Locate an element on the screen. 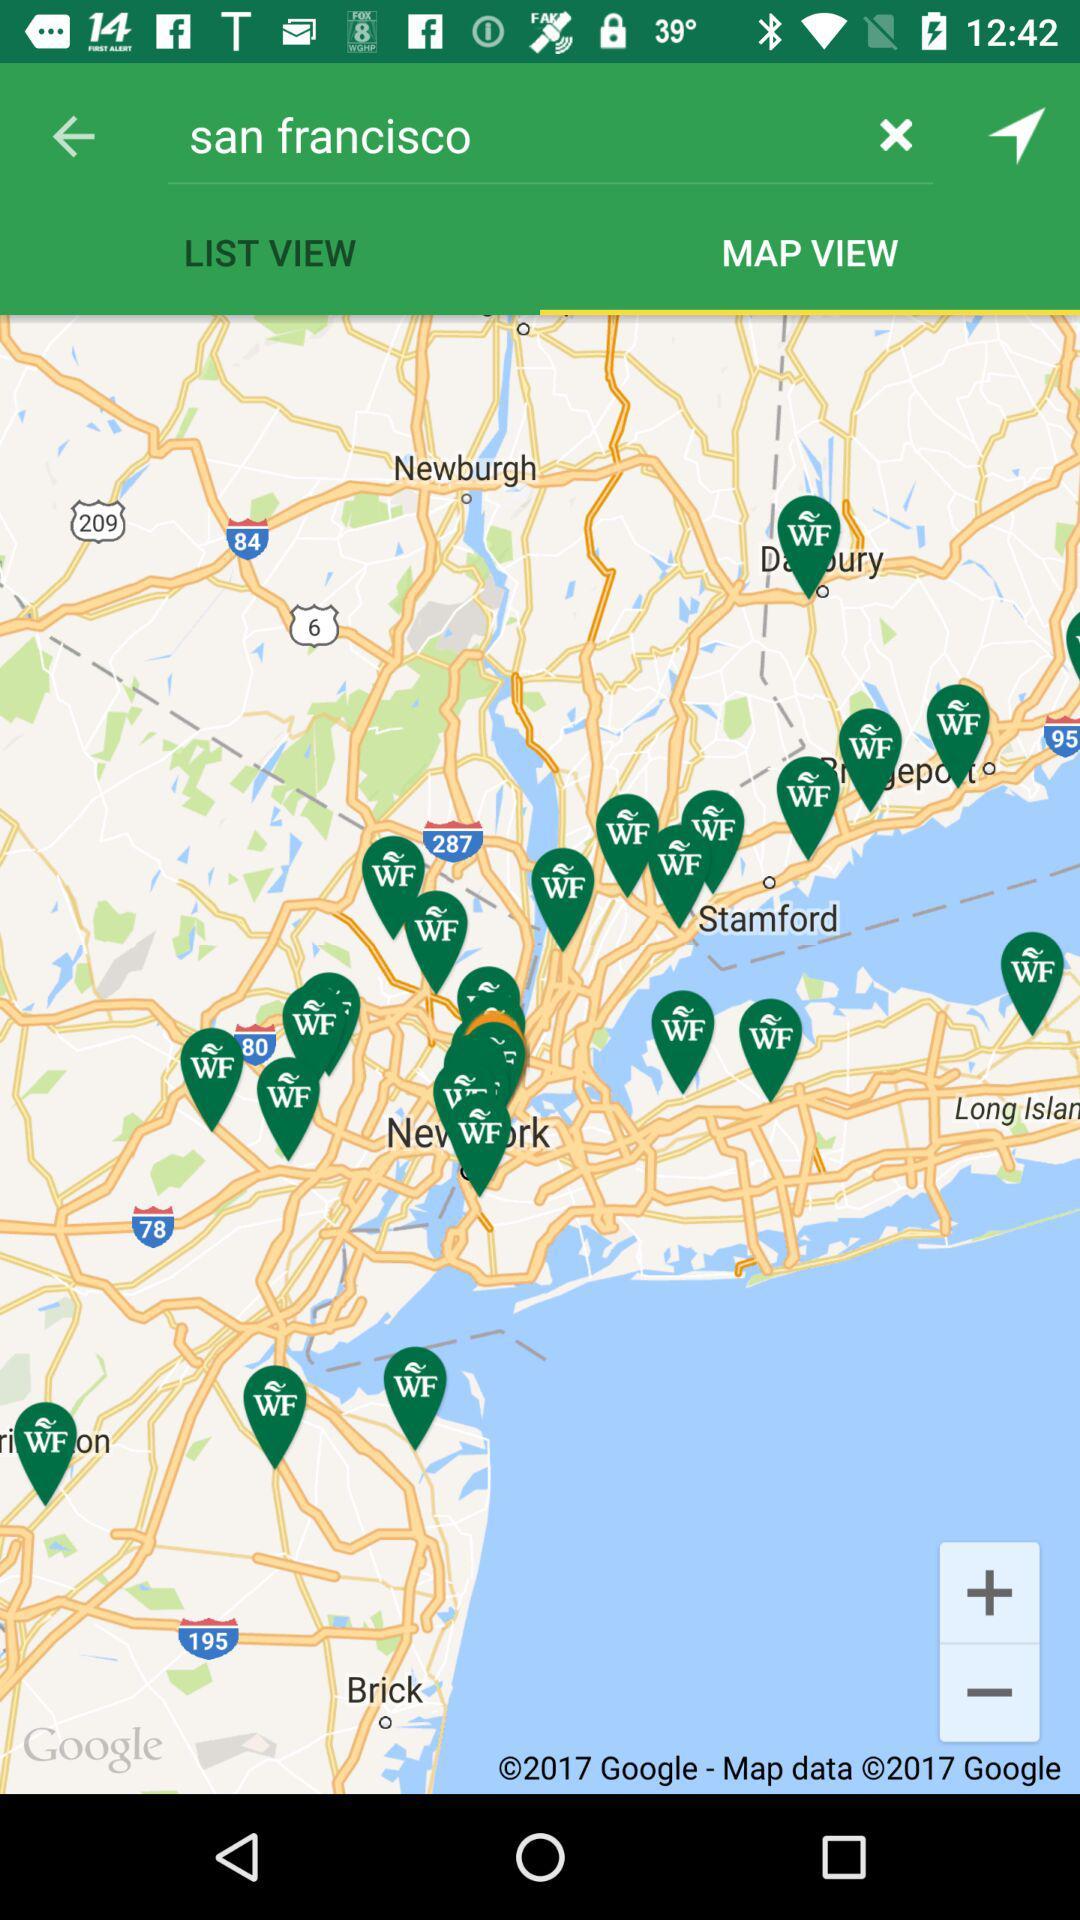 The image size is (1080, 1920). item to the right of san francisco item is located at coordinates (895, 133).